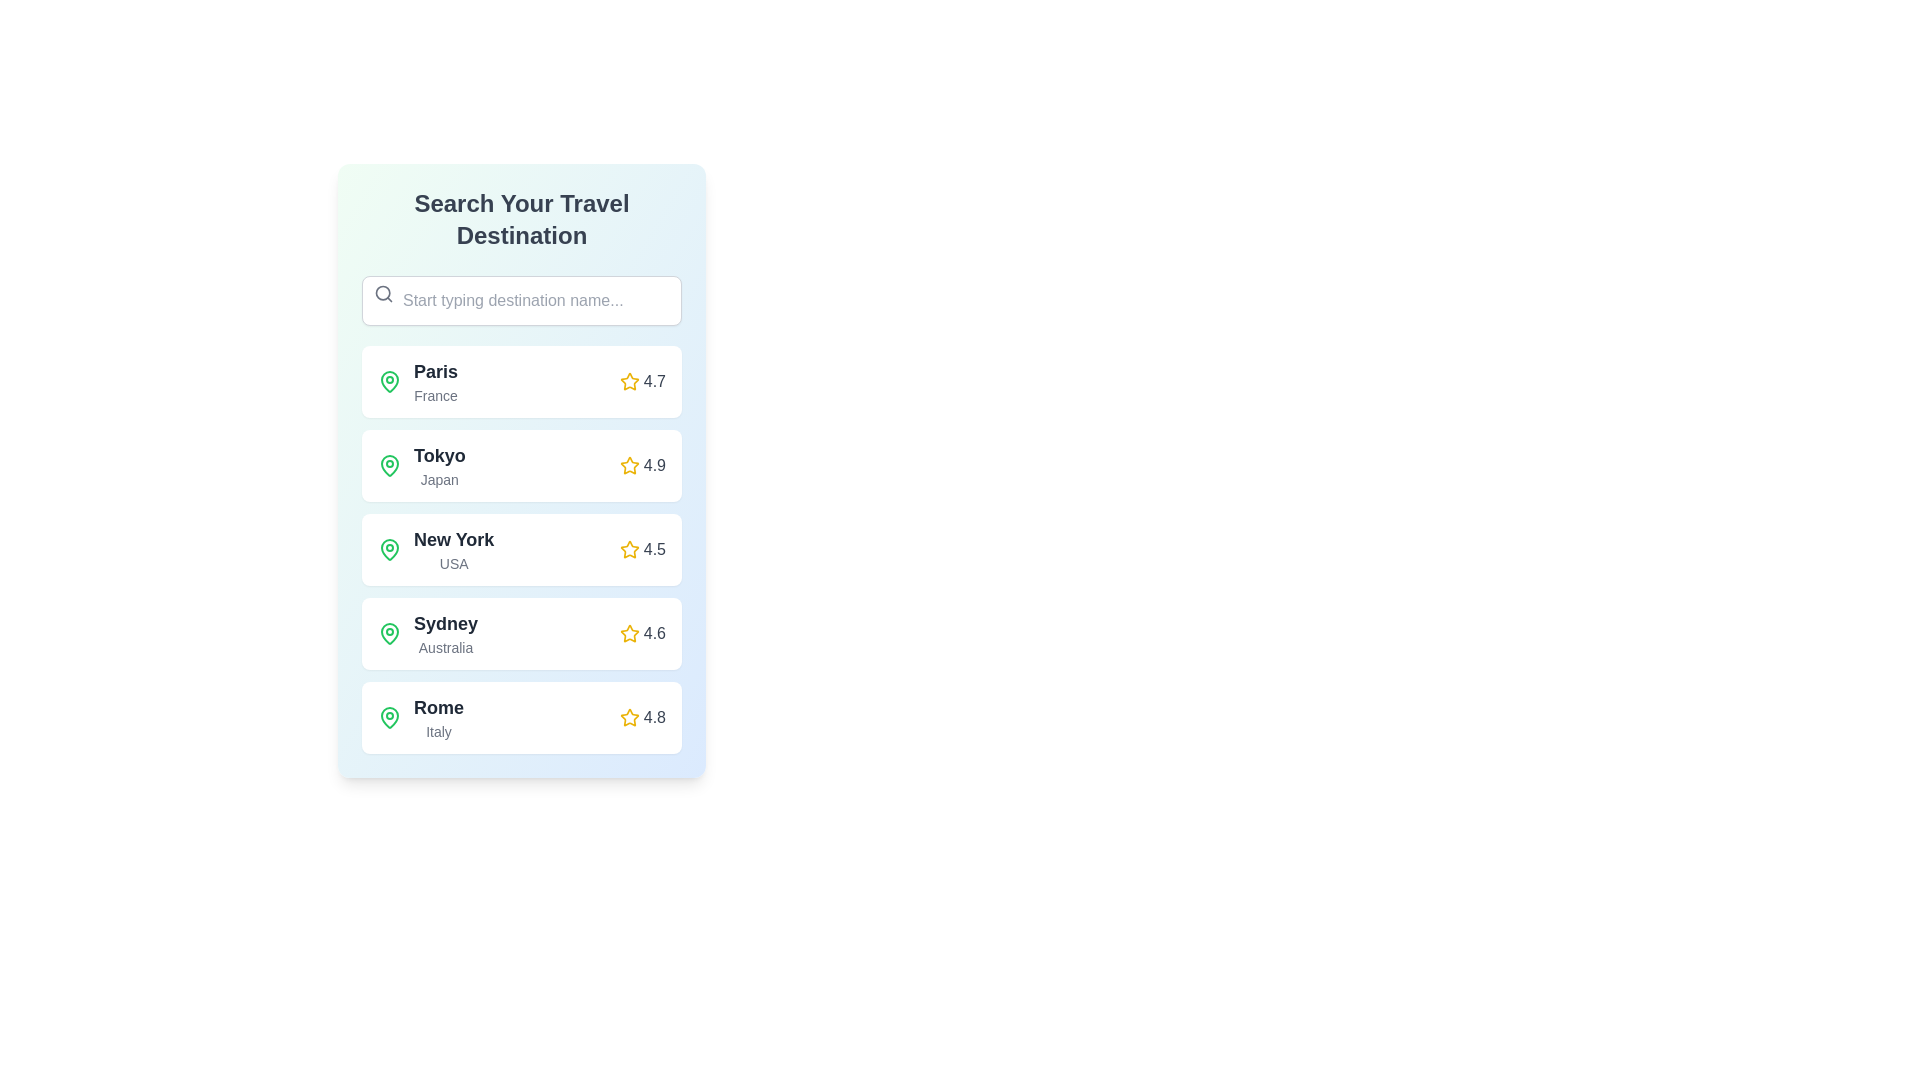 This screenshot has height=1080, width=1920. What do you see at coordinates (628, 633) in the screenshot?
I see `the star-shaped icon with a yellow outline that represents a rating or favorite icon, located to the left of the number '4.6' in the same row as 'Sydney' and 'Australia'` at bounding box center [628, 633].